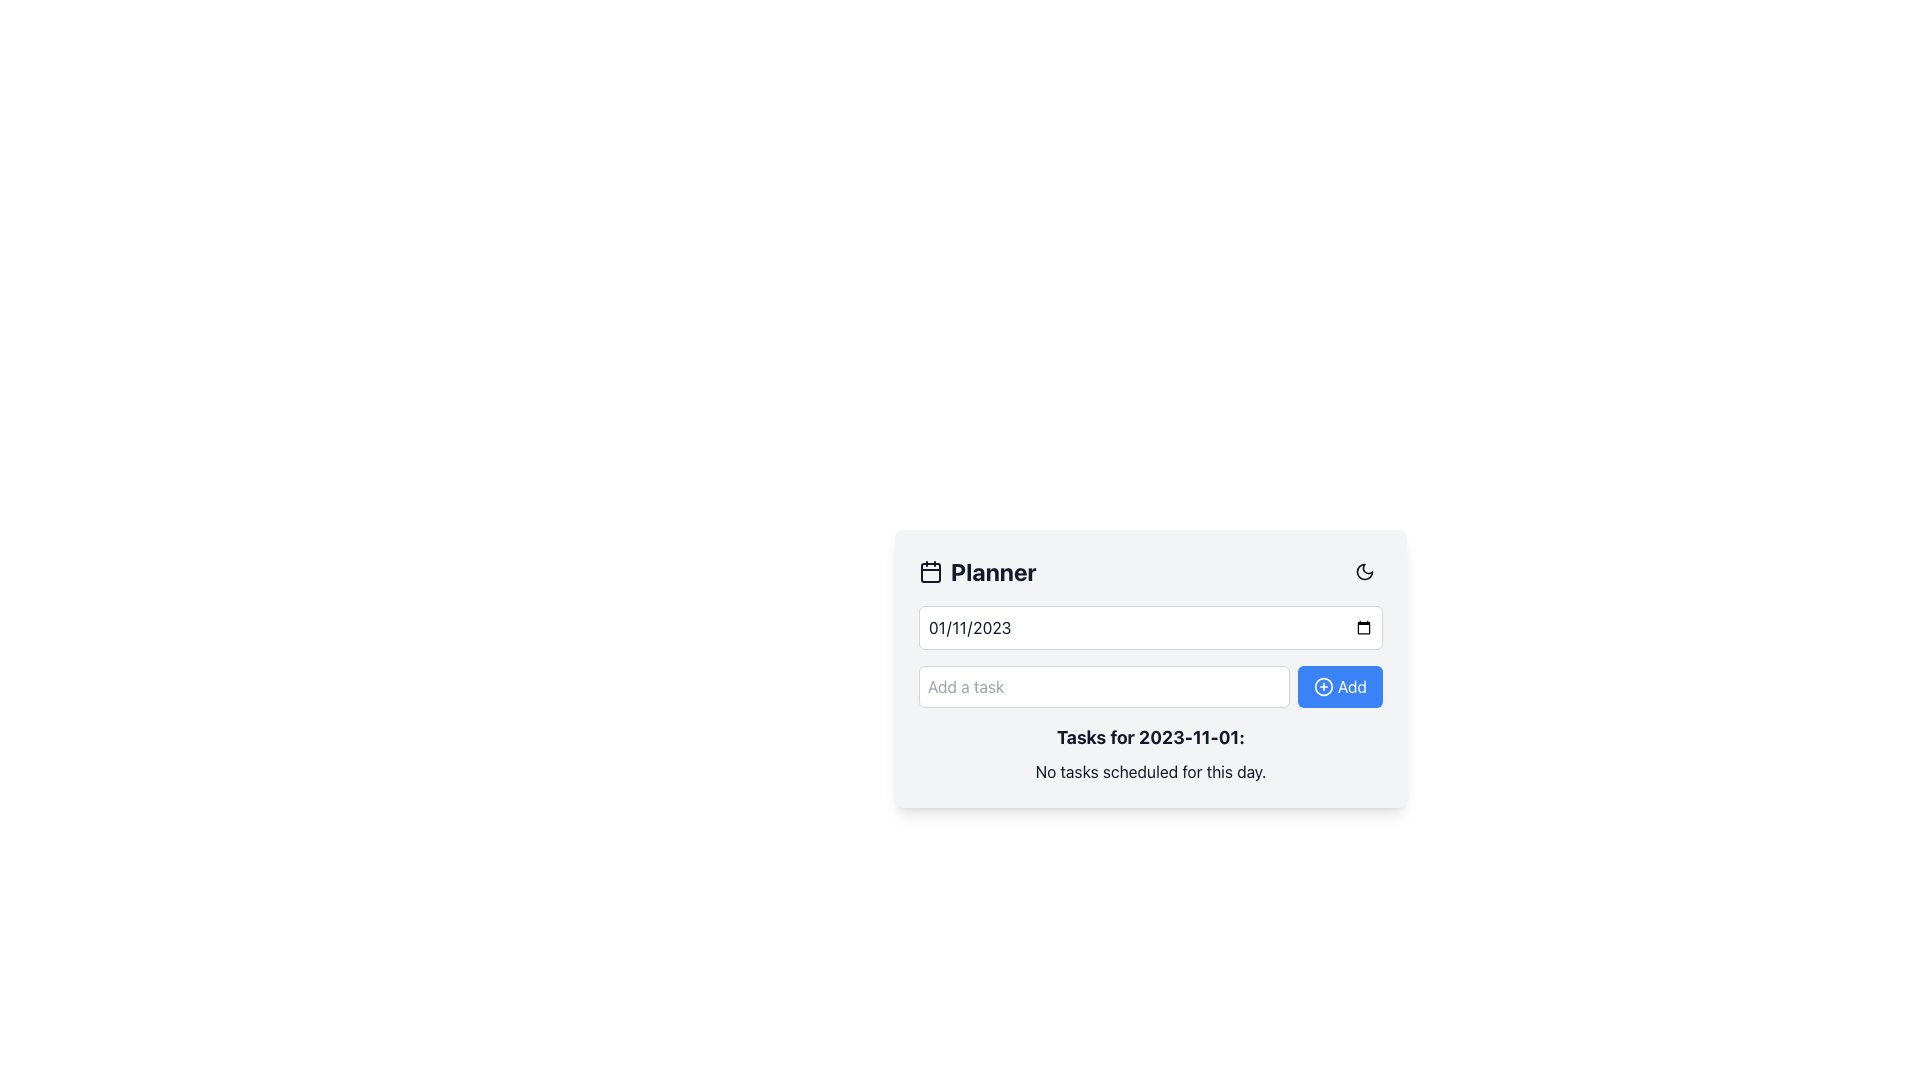 The width and height of the screenshot is (1920, 1080). Describe the element at coordinates (1363, 571) in the screenshot. I see `the icon in the upper-right corner of the interface's main card` at that location.